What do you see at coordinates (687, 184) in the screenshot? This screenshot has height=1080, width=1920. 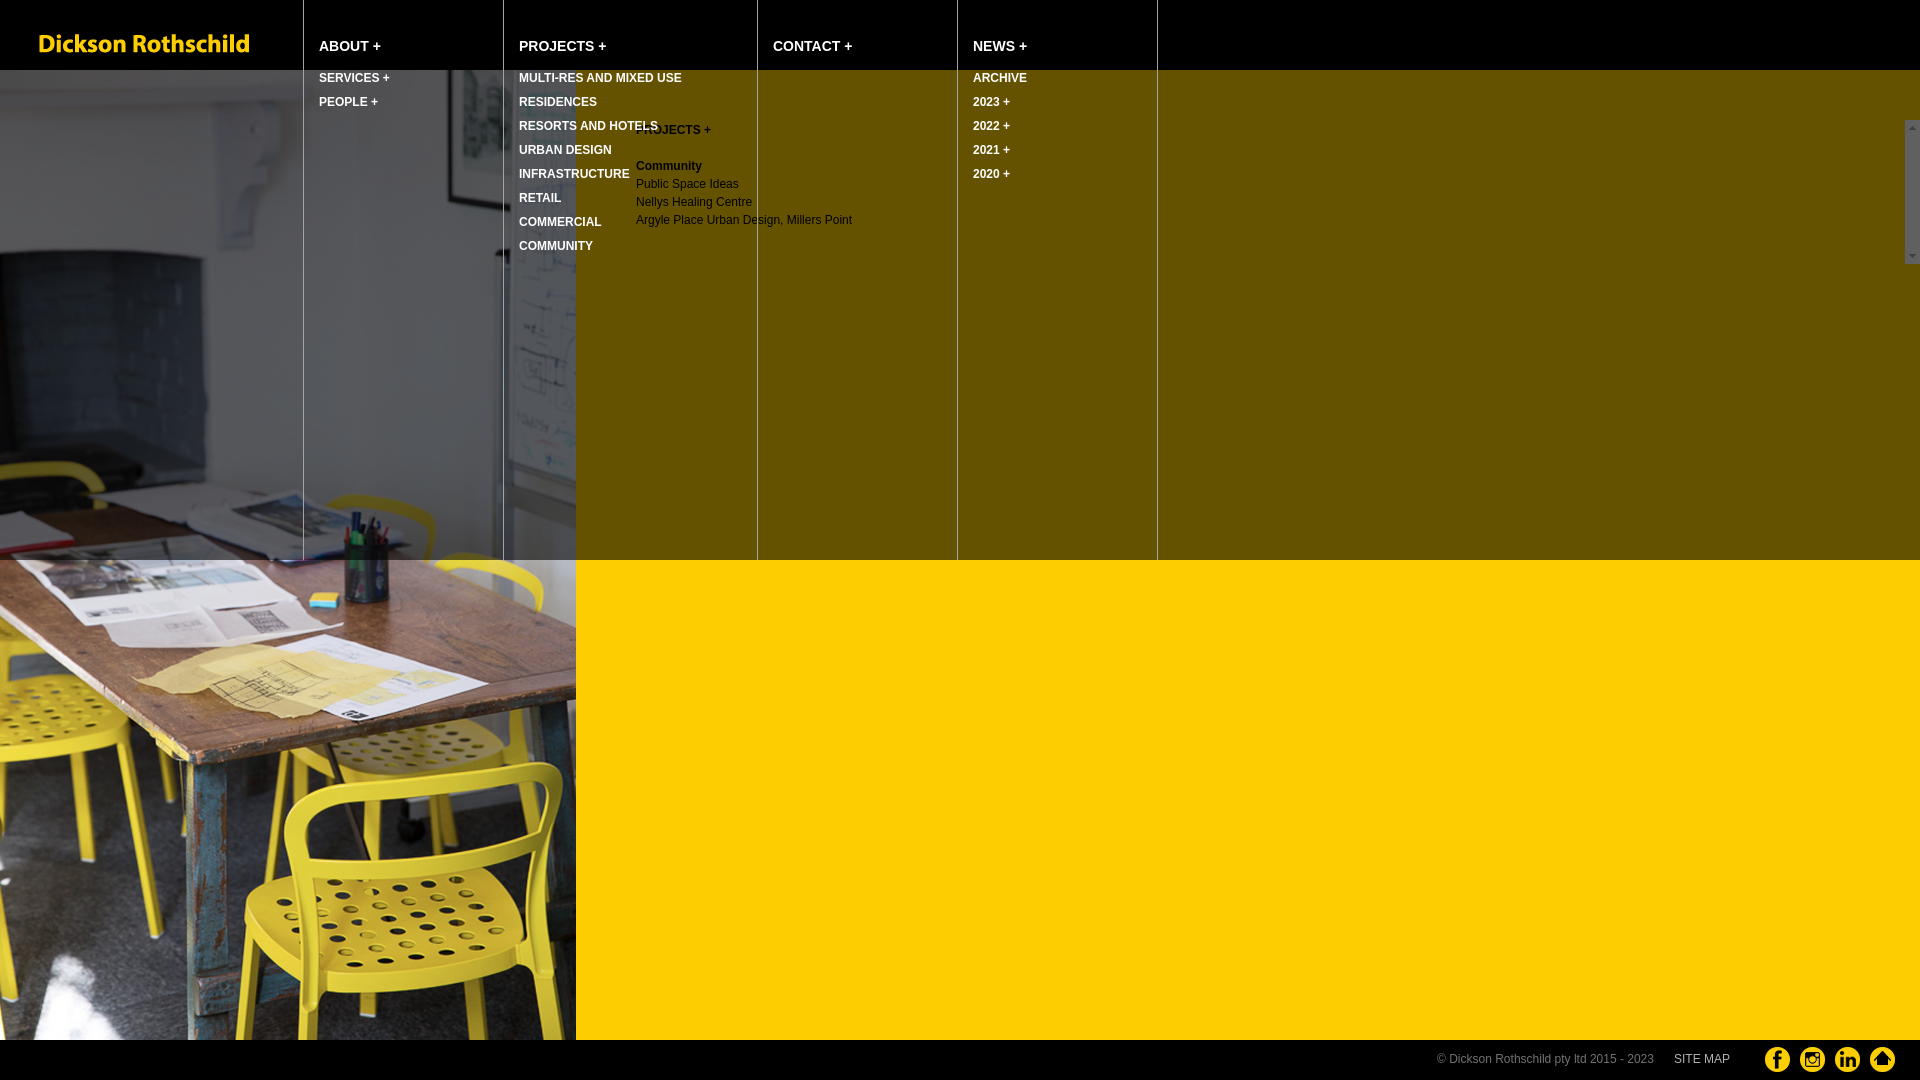 I see `'Public Space Ideas'` at bounding box center [687, 184].